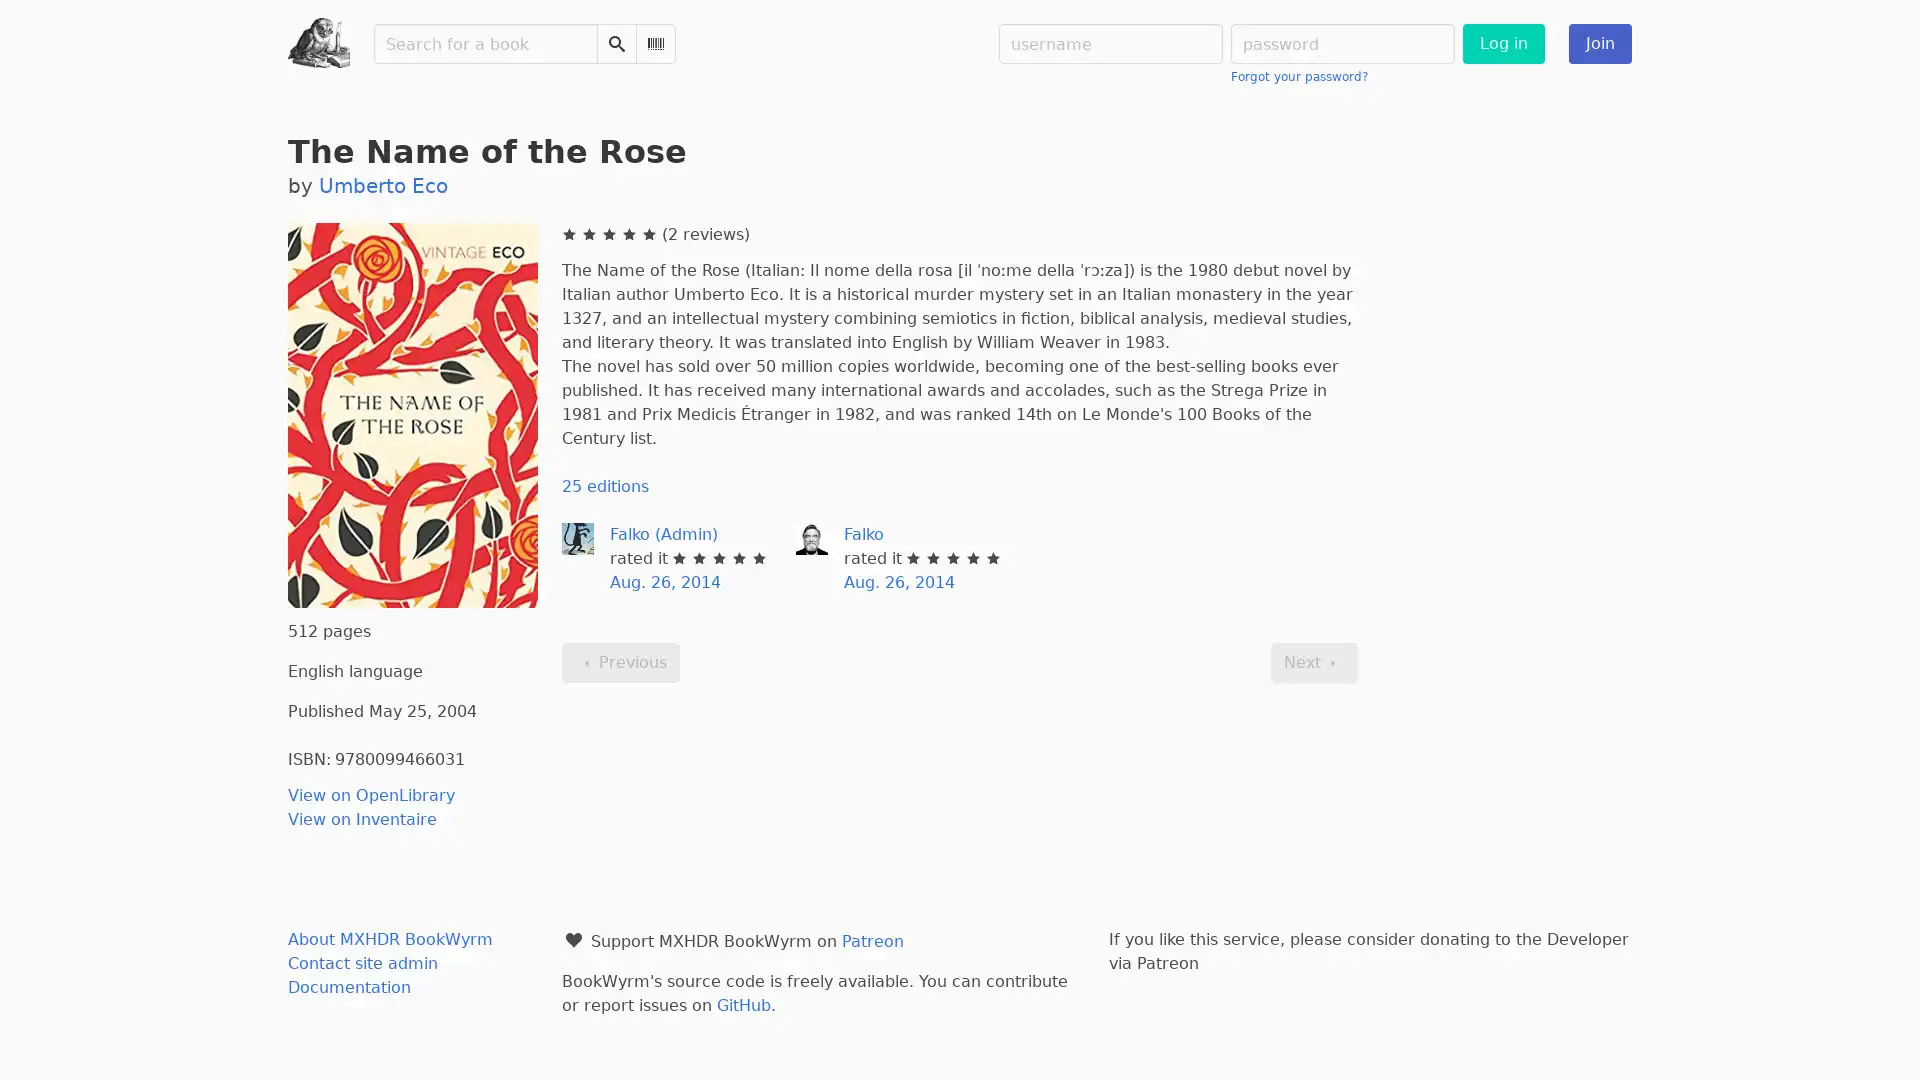  What do you see at coordinates (656, 43) in the screenshot?
I see `Scan Barcode` at bounding box center [656, 43].